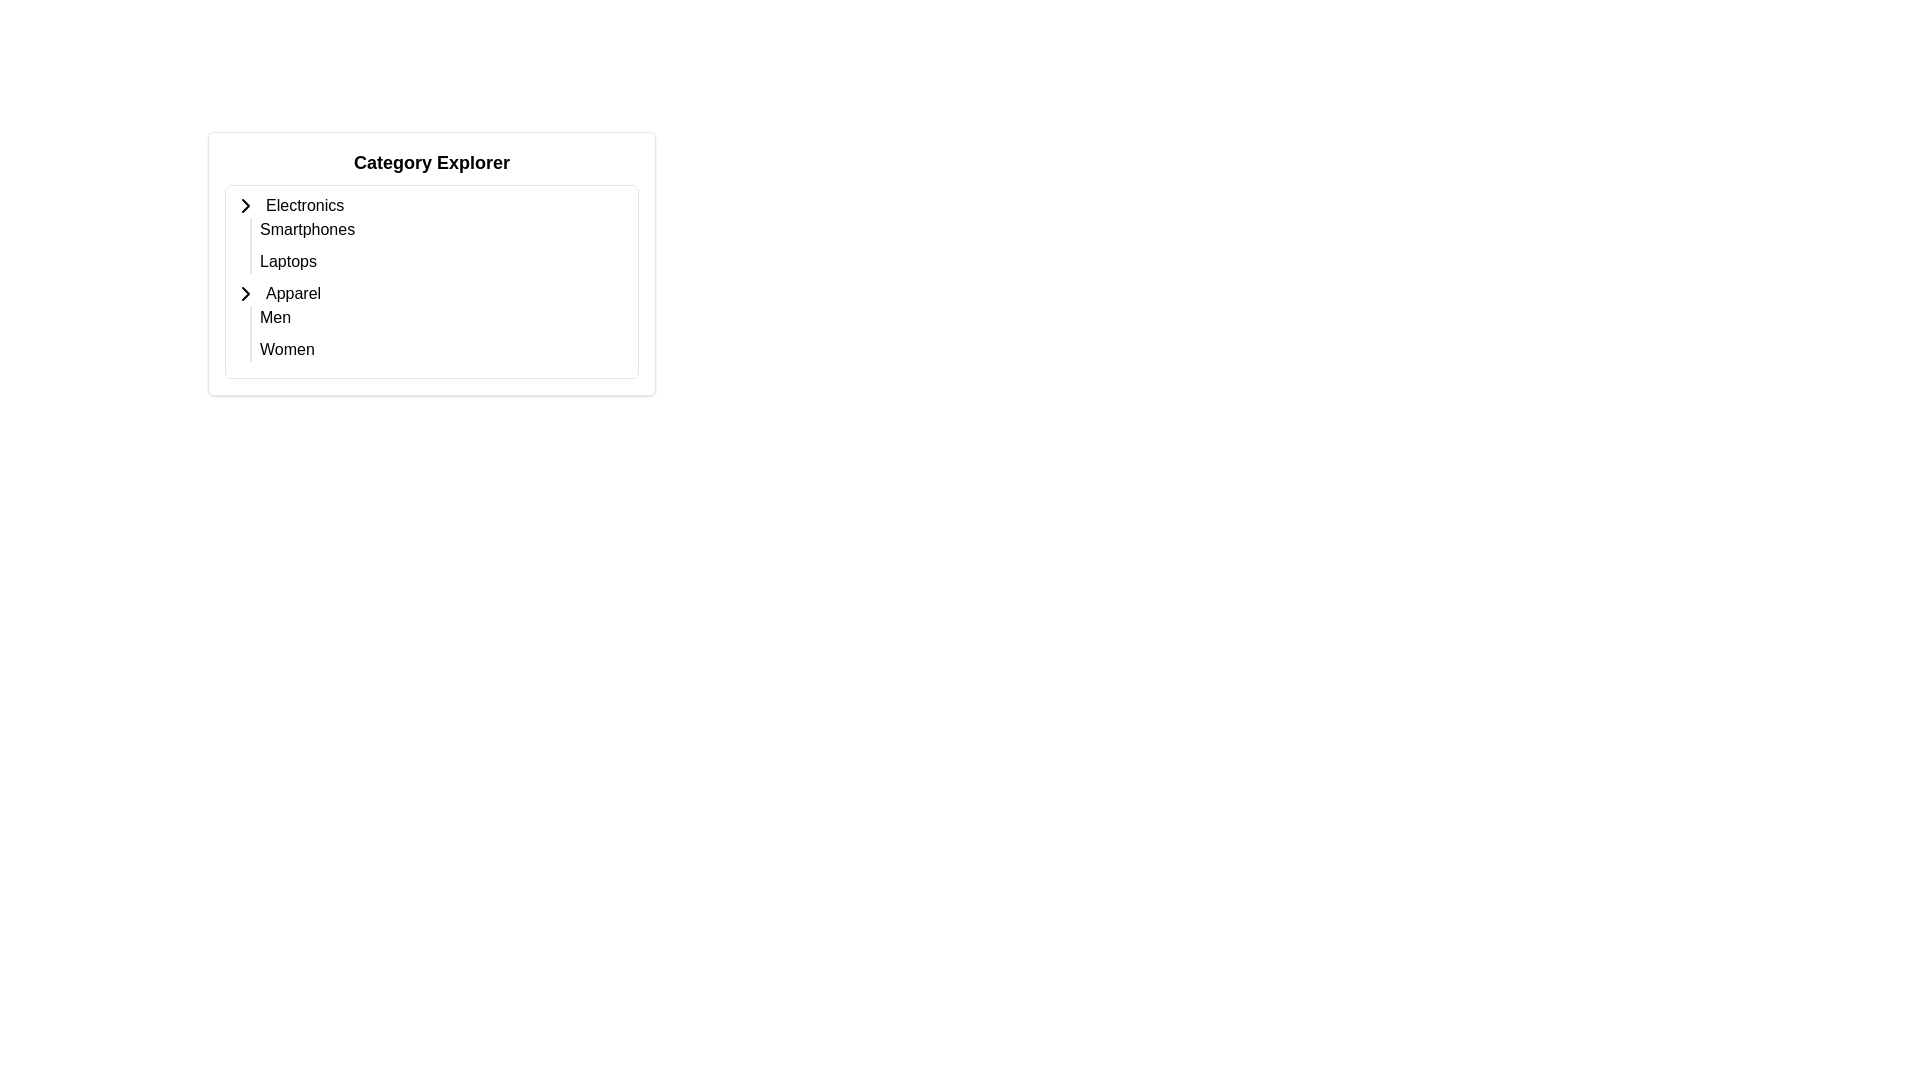  What do you see at coordinates (244, 205) in the screenshot?
I see `the arrow icon to the left of the 'Electronics' label` at bounding box center [244, 205].